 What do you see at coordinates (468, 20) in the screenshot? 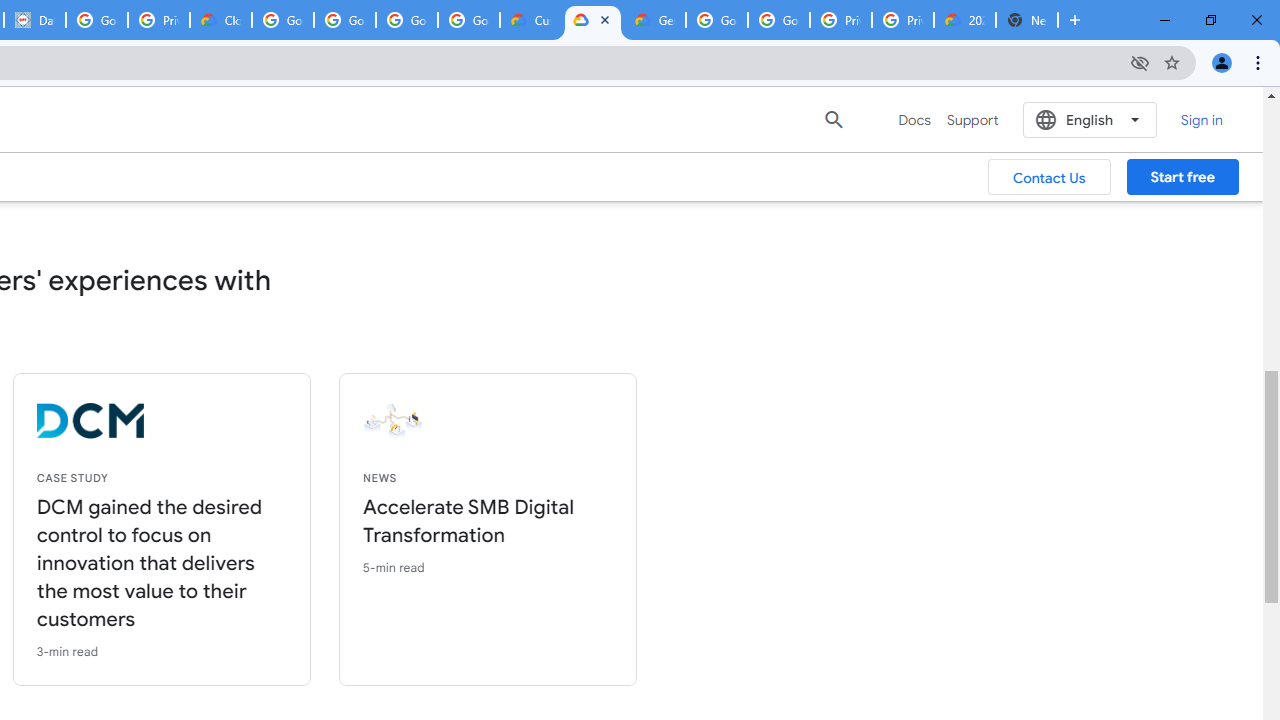
I see `'Google Workspace - Specific Terms'` at bounding box center [468, 20].